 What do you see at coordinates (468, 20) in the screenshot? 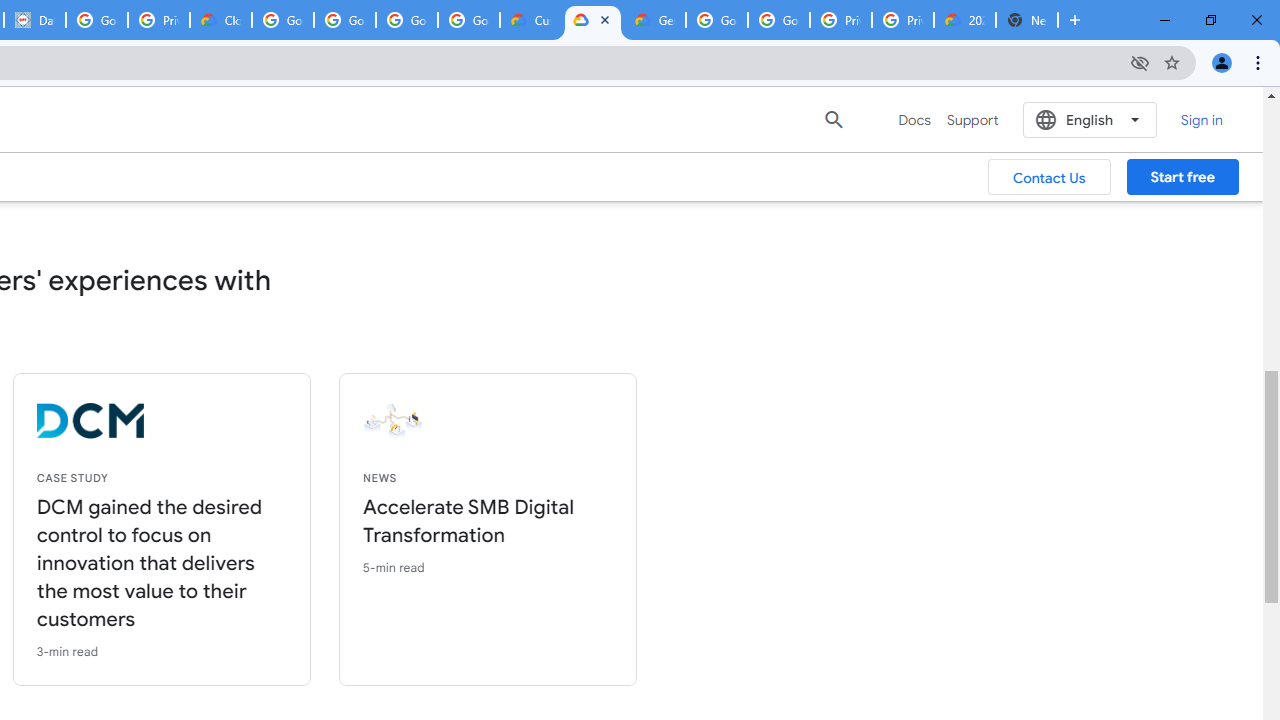
I see `'Google Workspace - Specific Terms'` at bounding box center [468, 20].